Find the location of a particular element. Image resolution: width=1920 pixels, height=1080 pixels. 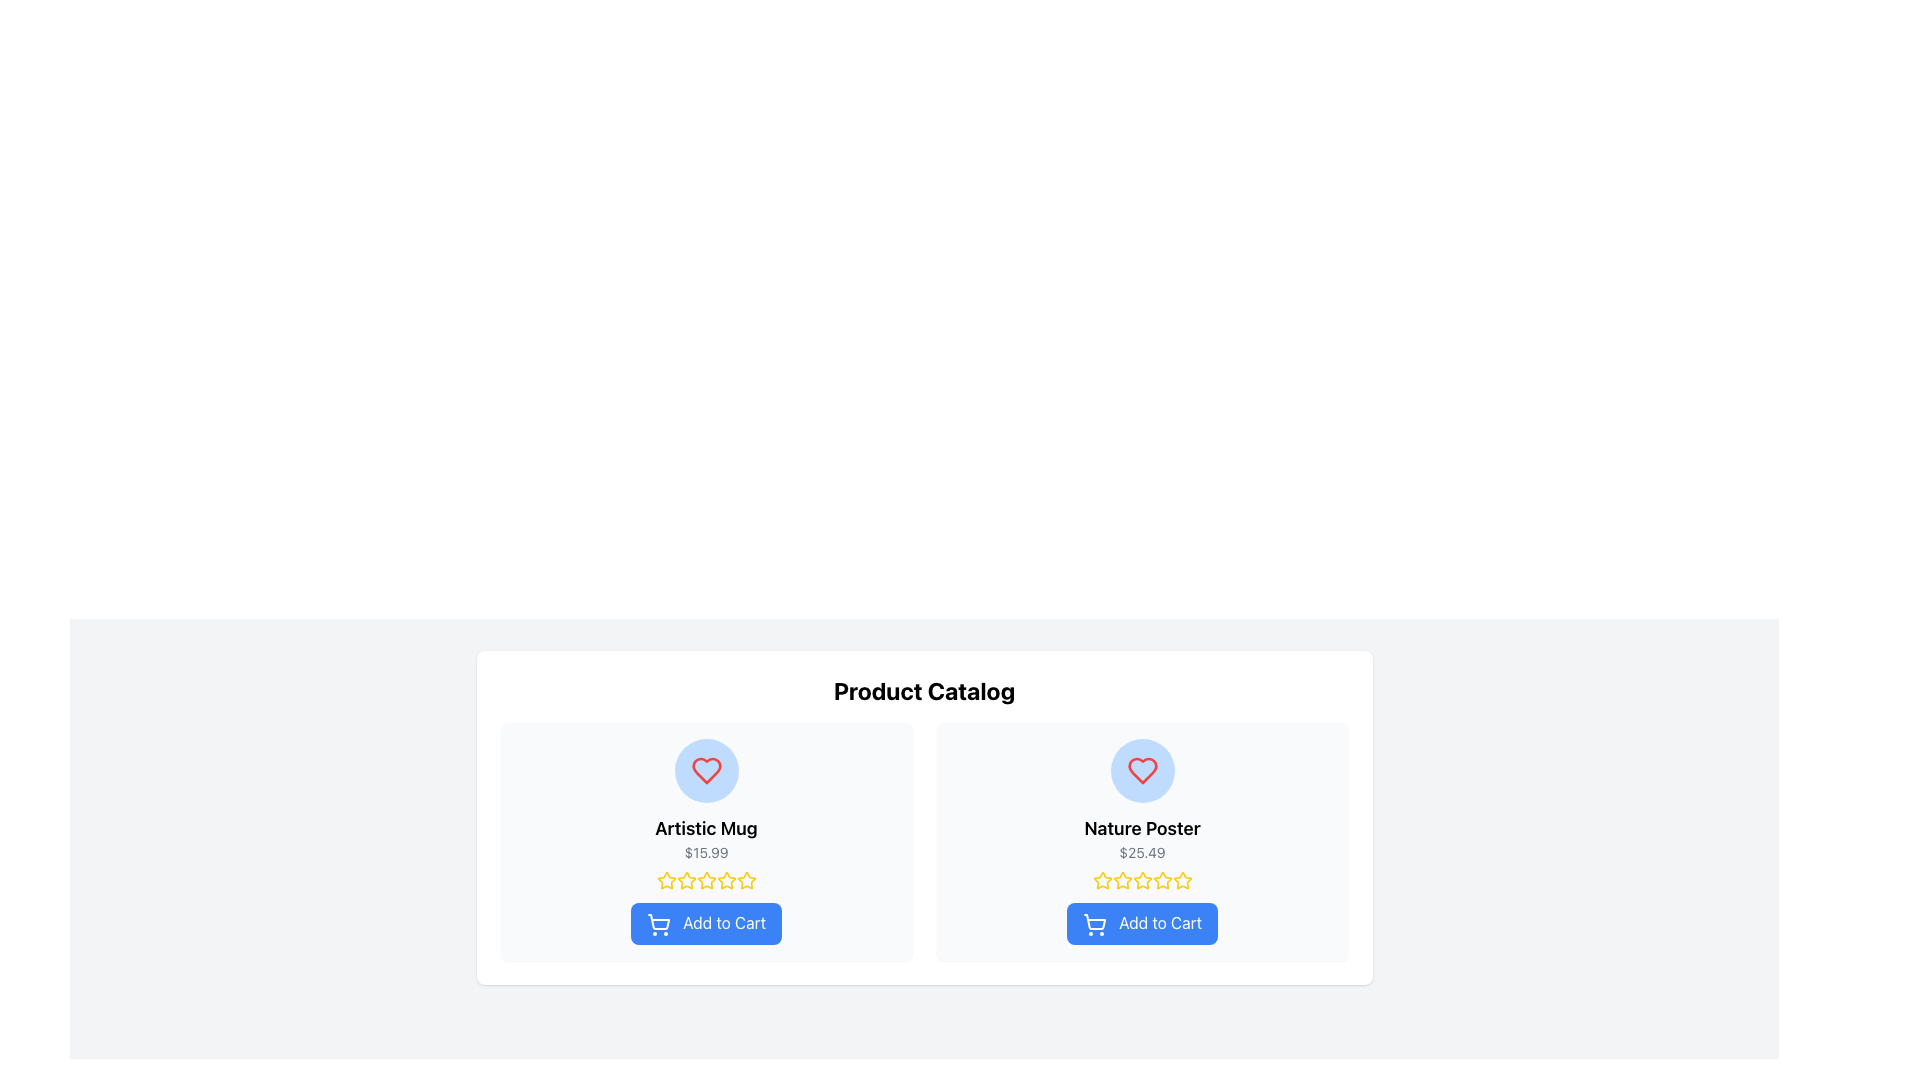

the last star icon in the rating system under the 'Nature Poster' product in the product catalog section is located at coordinates (1182, 879).